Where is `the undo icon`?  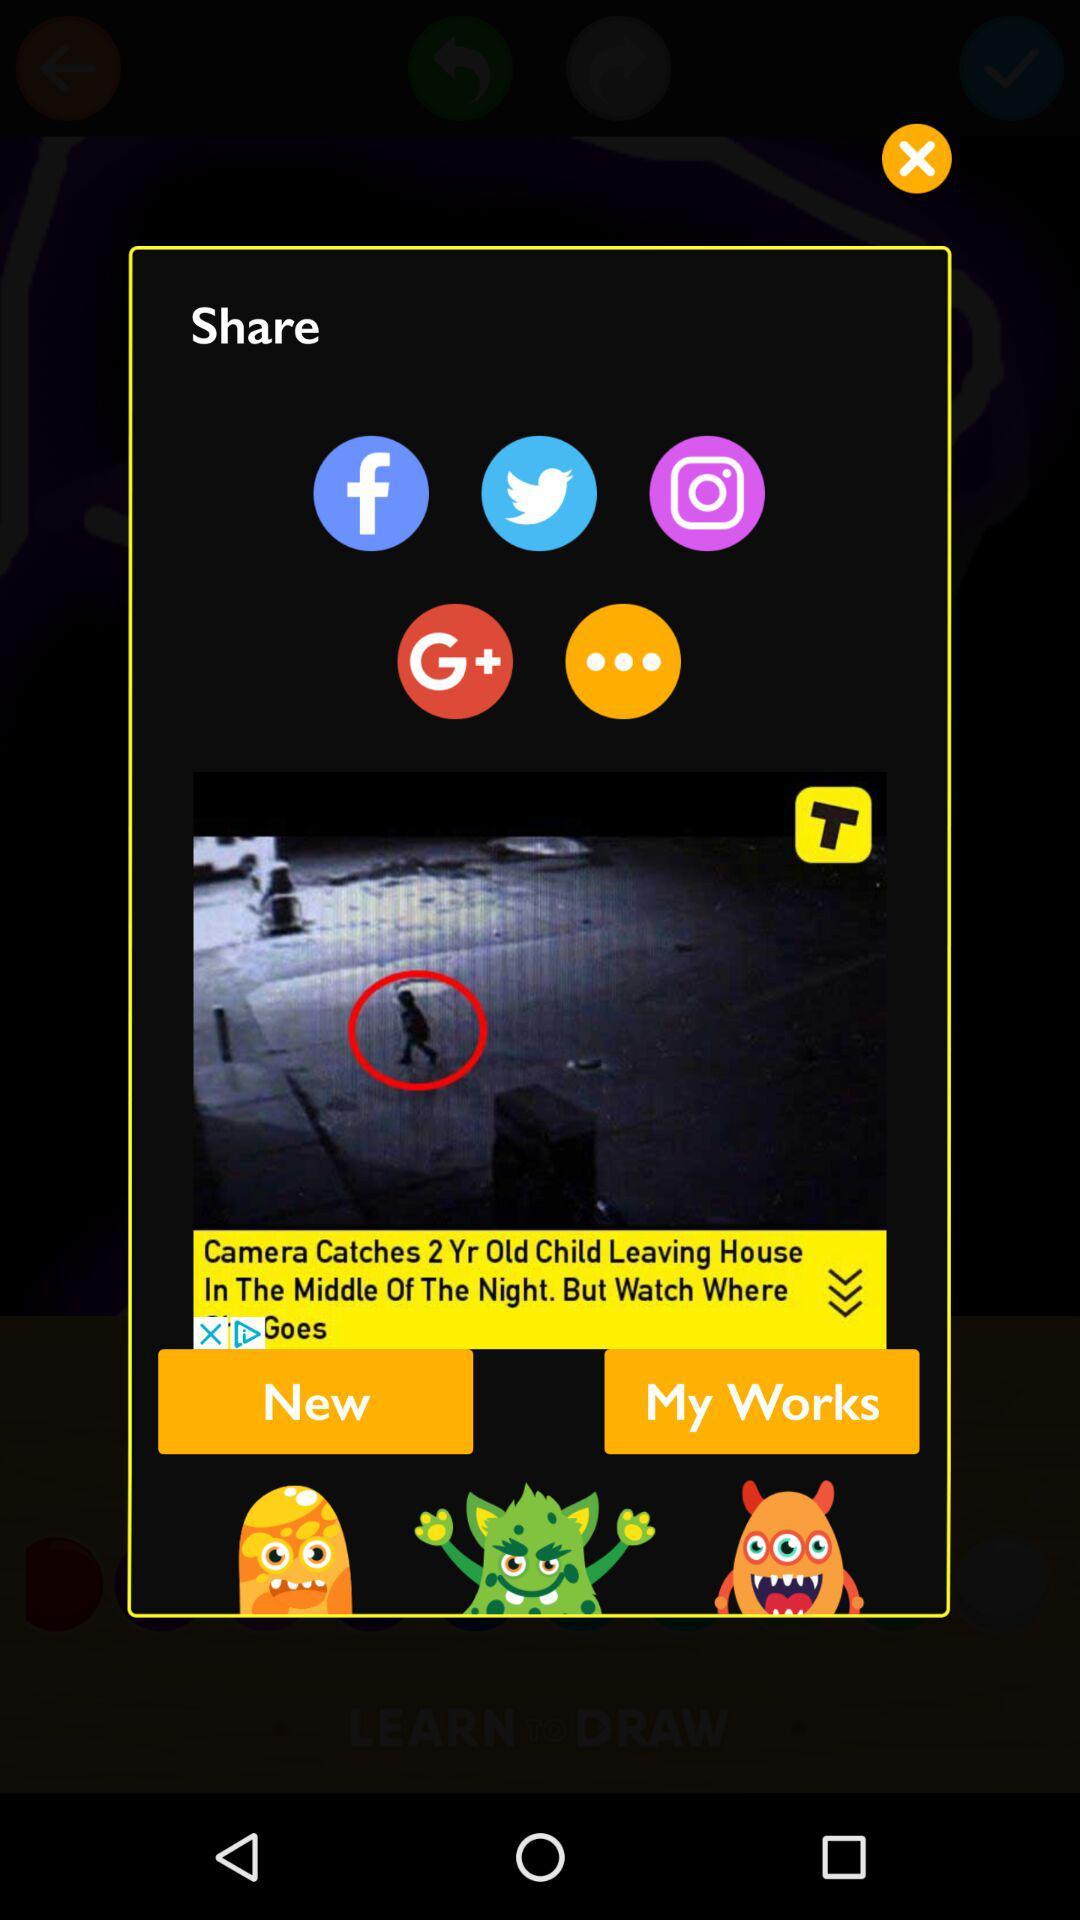 the undo icon is located at coordinates (460, 68).